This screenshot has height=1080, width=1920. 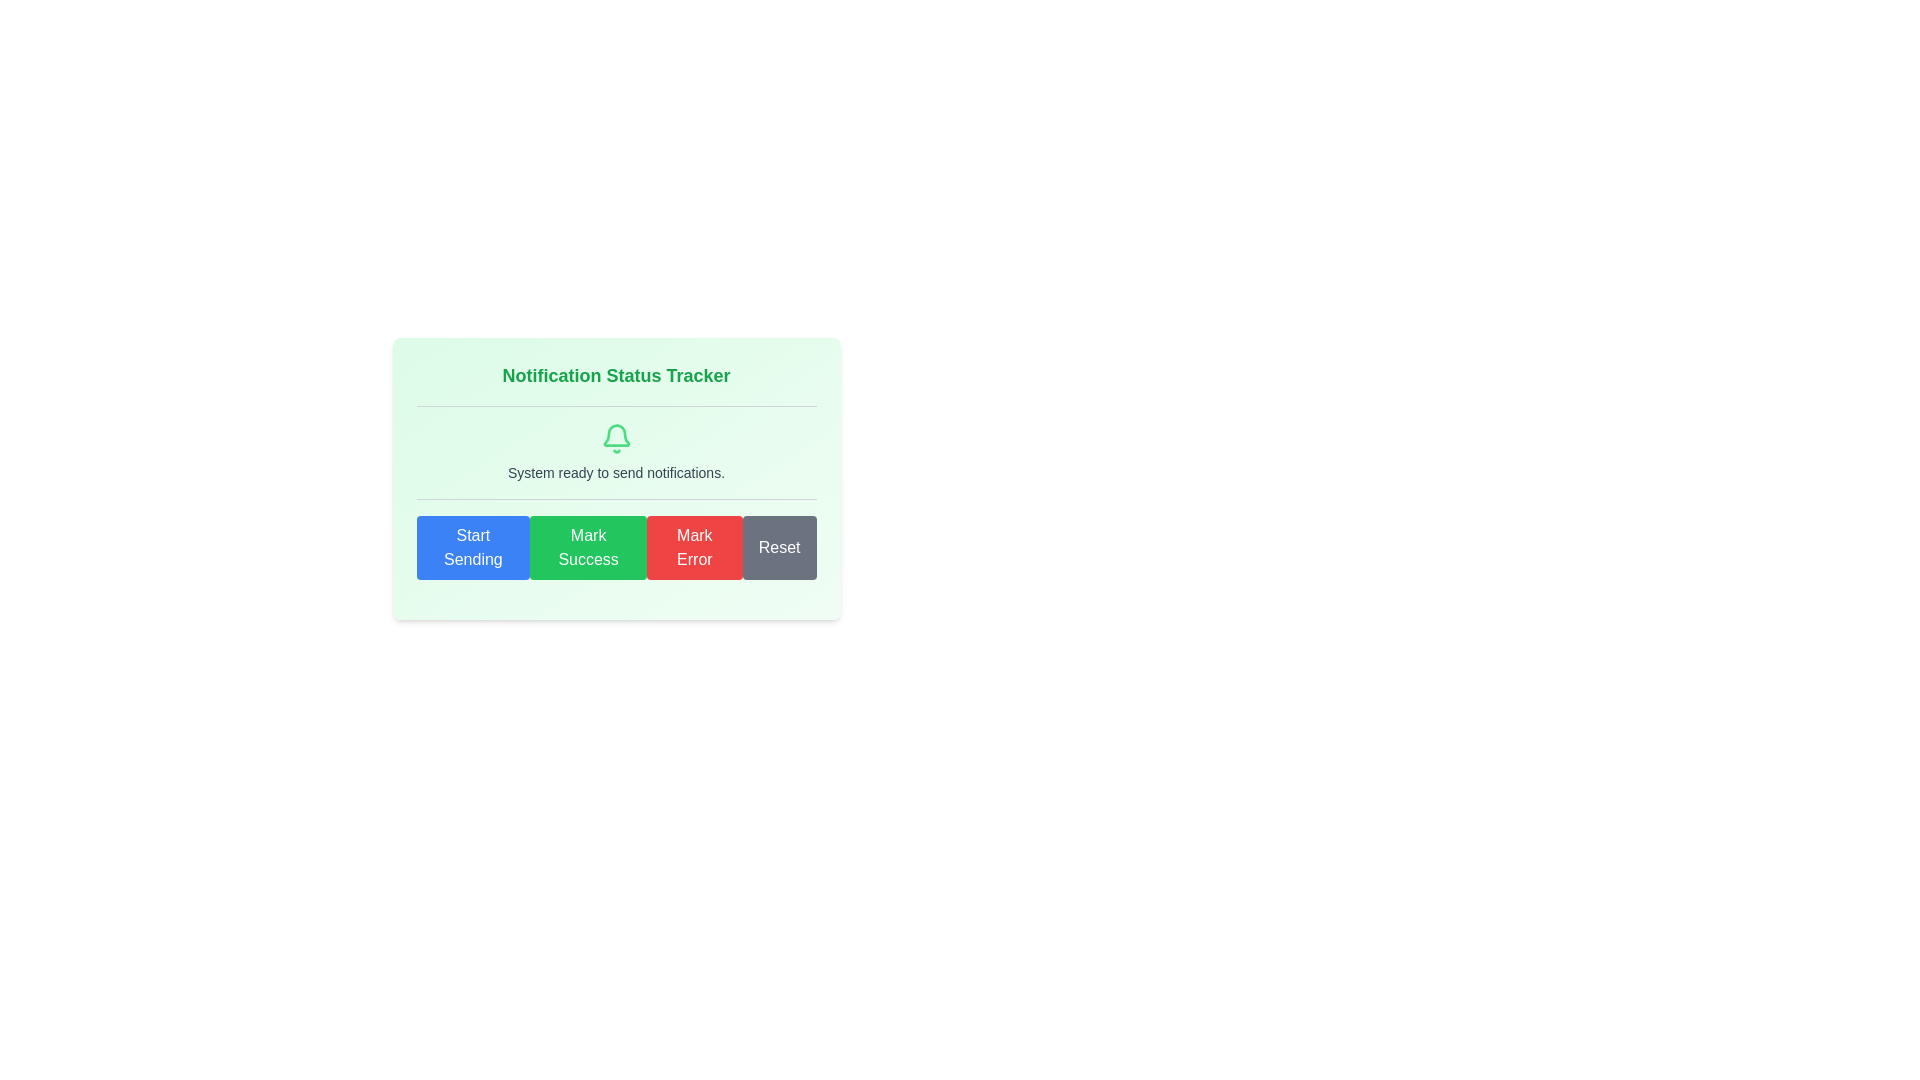 I want to click on the bell icon with a green outline and green dot located centrally beneath the 'Notification Status Tracker' header, so click(x=615, y=438).